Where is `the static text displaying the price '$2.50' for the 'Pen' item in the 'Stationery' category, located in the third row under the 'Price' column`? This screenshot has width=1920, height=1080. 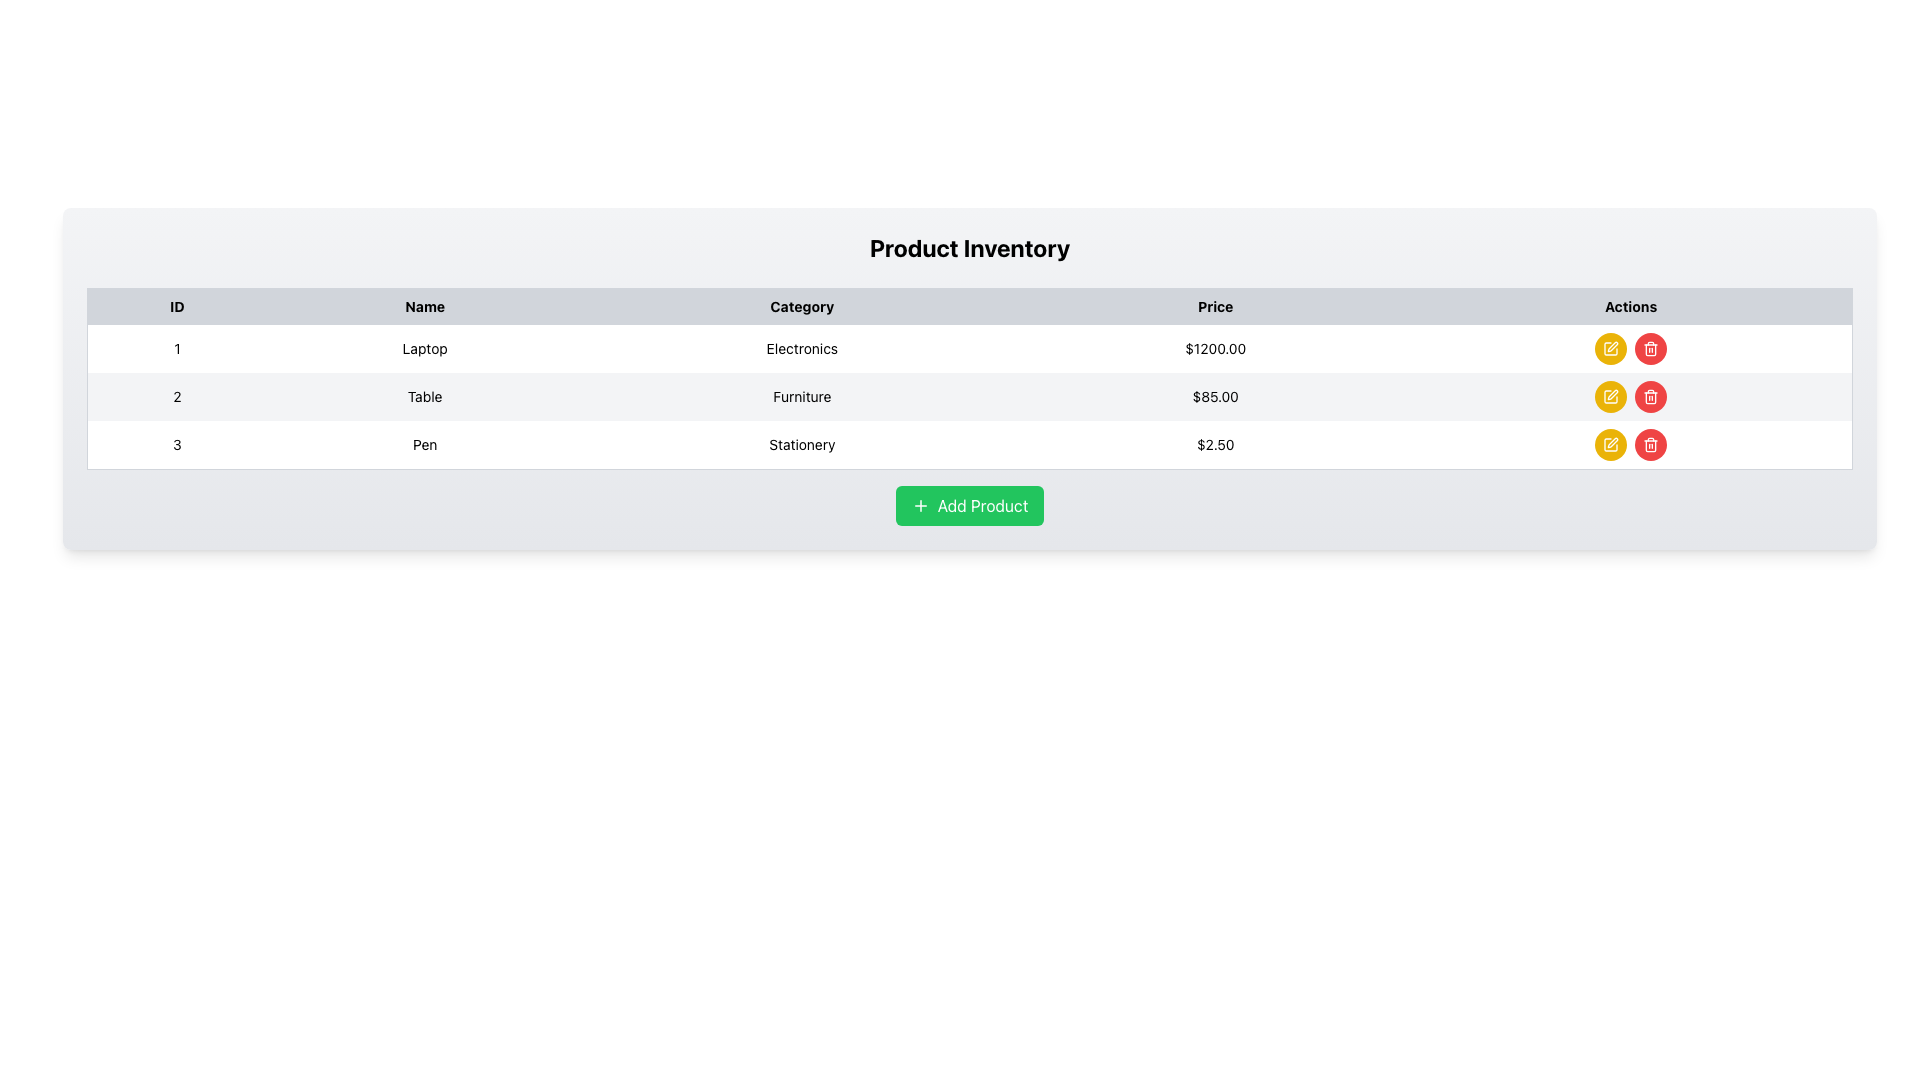
the static text displaying the price '$2.50' for the 'Pen' item in the 'Stationery' category, located in the third row under the 'Price' column is located at coordinates (1214, 444).